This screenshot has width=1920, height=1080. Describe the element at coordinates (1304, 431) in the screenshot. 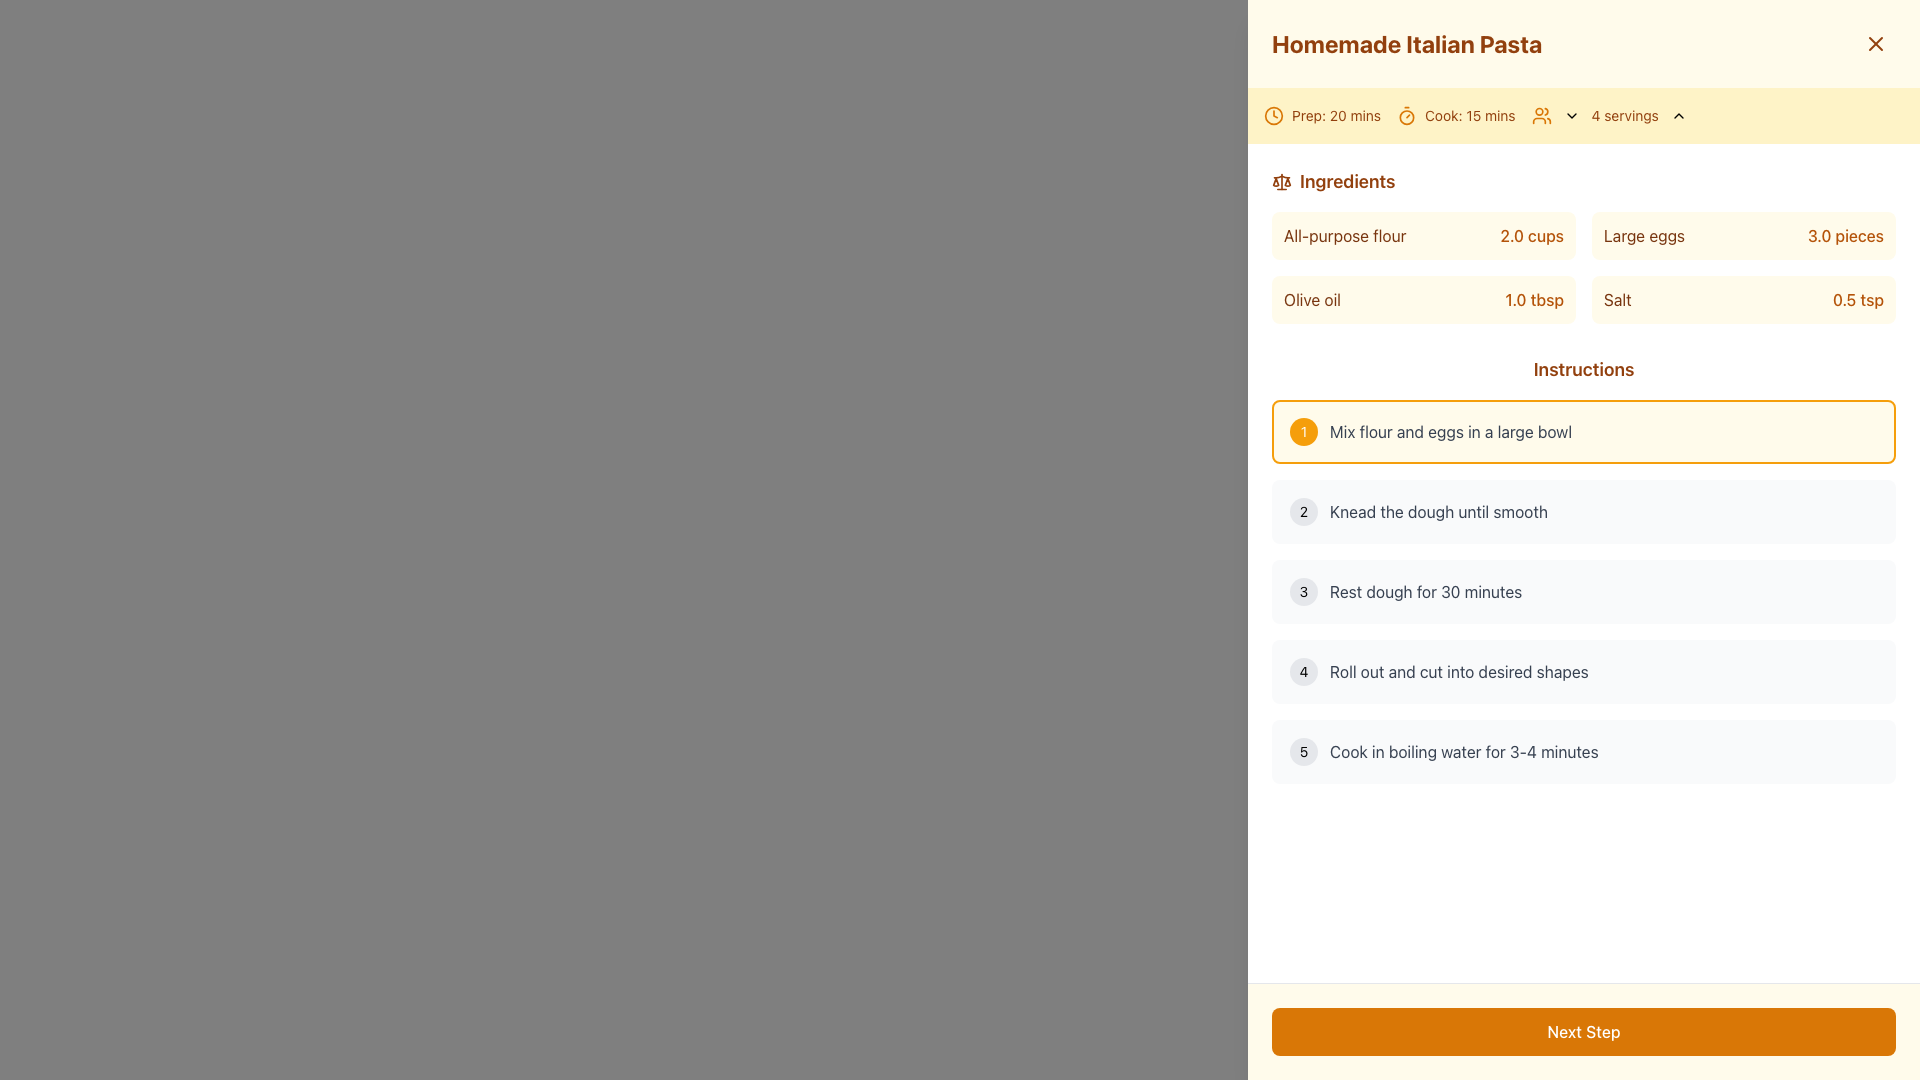

I see `the associated instruction step by clicking on the step indicator for step 1, which is visually marked in the top portion of the instruction list with a yellow border and background` at that location.